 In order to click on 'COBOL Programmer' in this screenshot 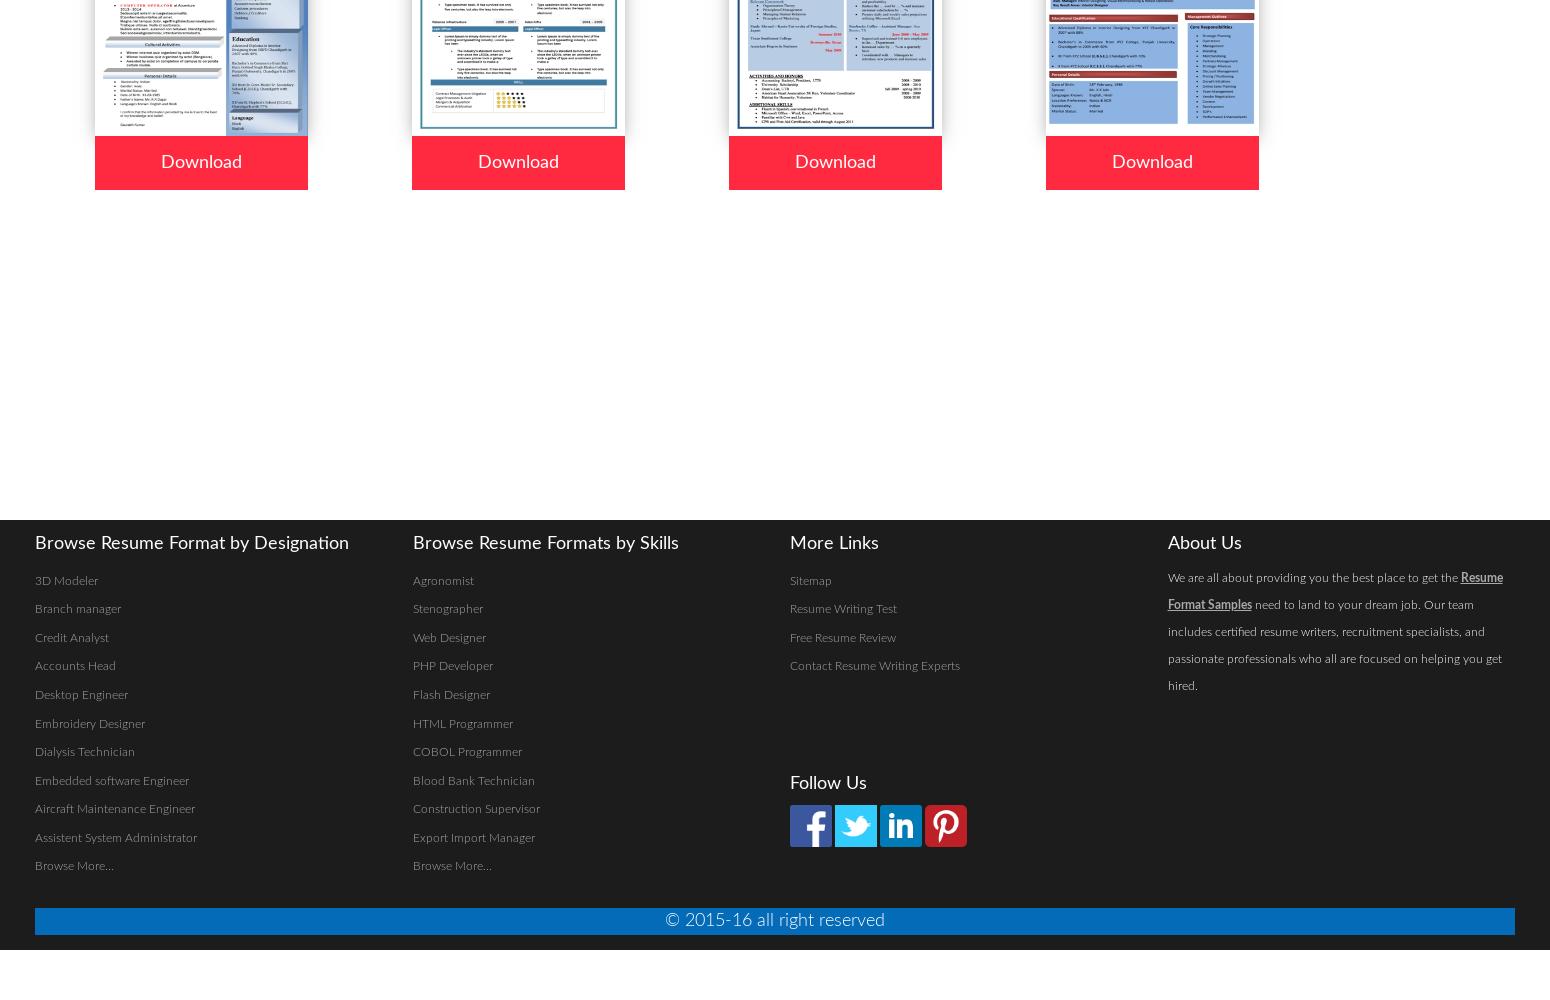, I will do `click(411, 752)`.